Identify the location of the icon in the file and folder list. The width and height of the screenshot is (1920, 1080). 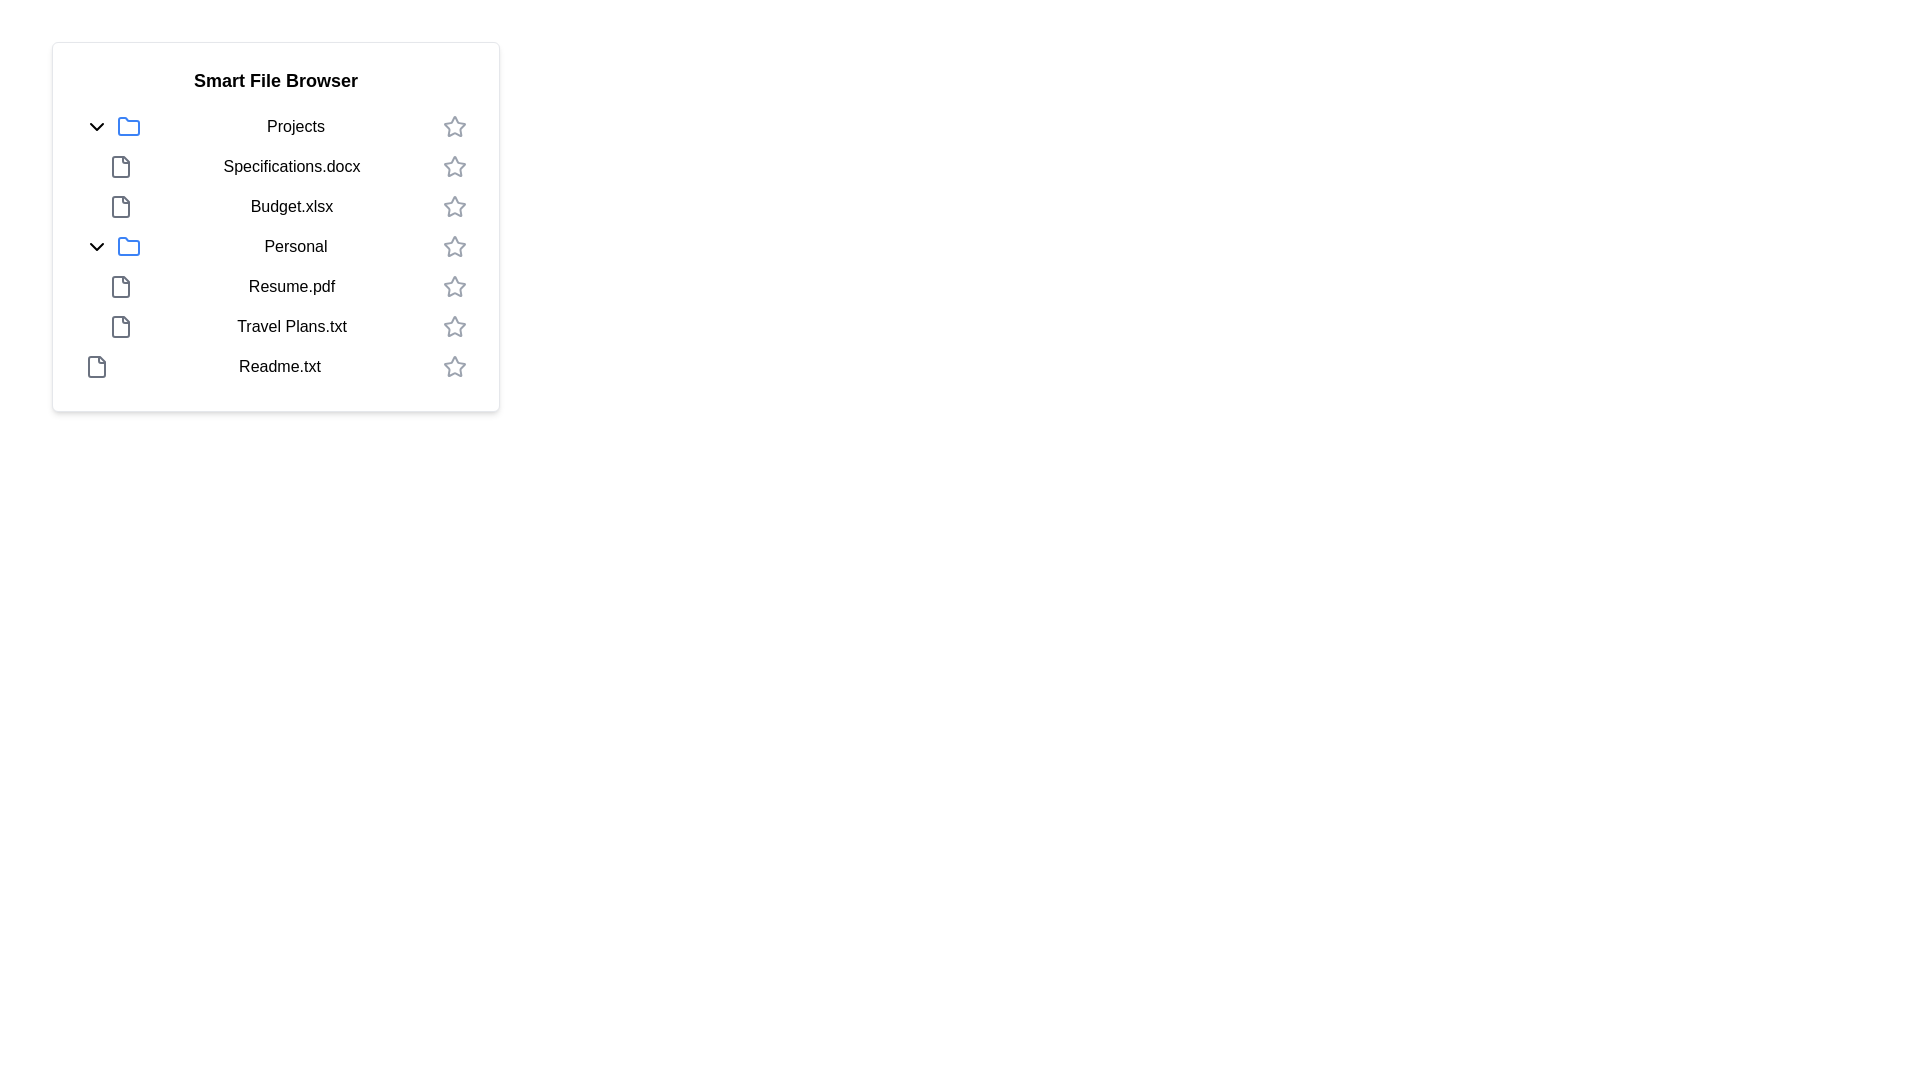
(274, 245).